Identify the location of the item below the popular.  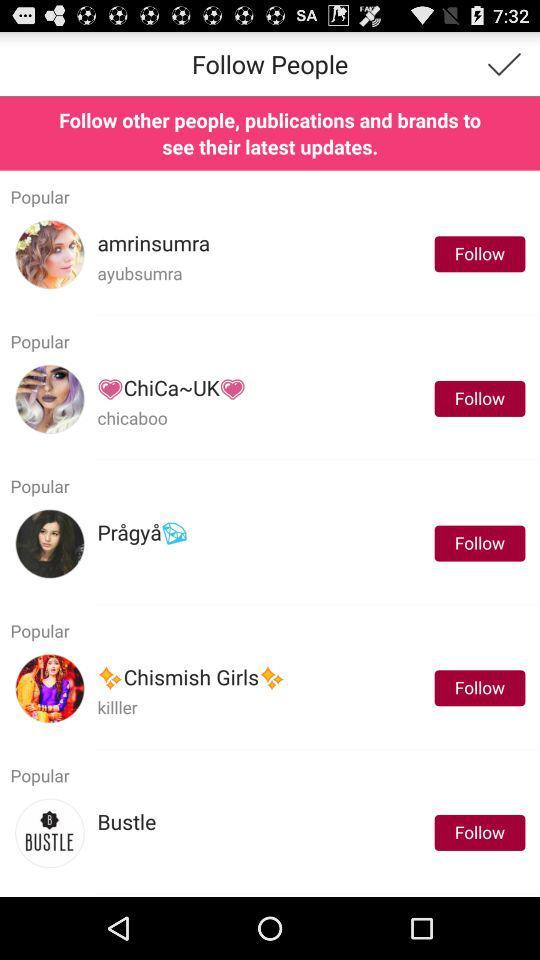
(152, 242).